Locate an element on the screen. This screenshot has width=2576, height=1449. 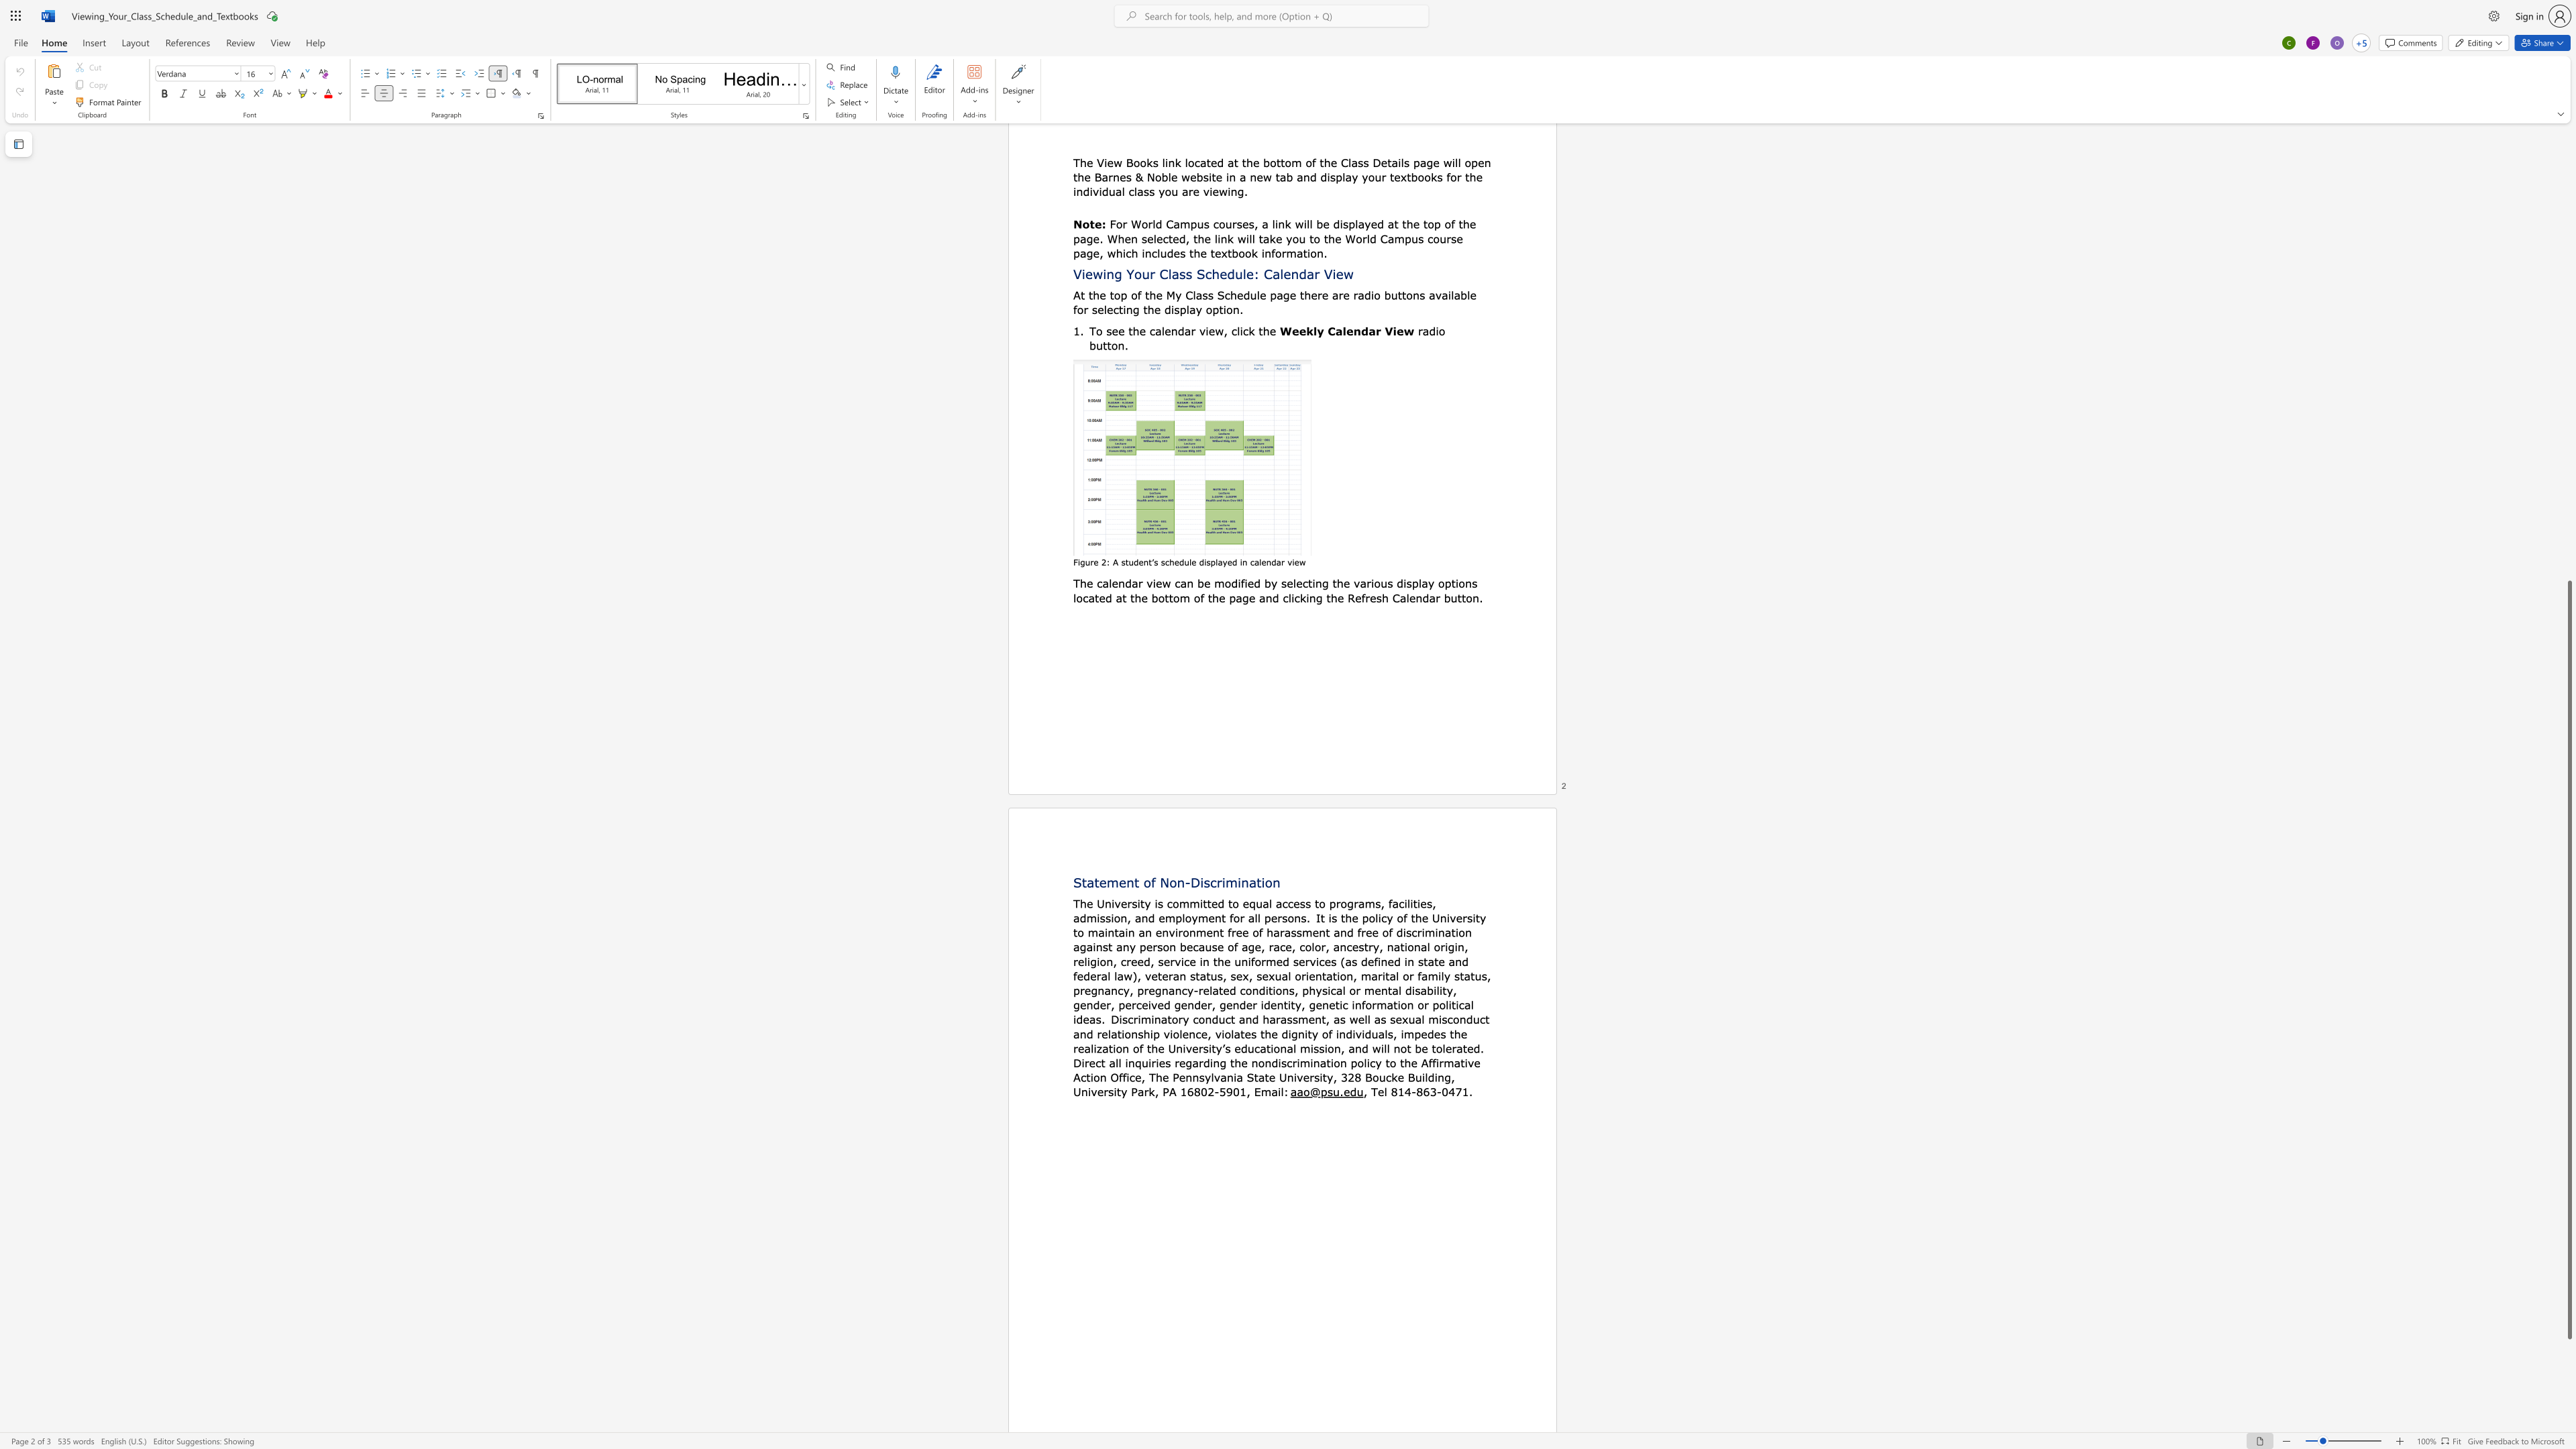
the scrollbar to move the content higher is located at coordinates (2568, 462).